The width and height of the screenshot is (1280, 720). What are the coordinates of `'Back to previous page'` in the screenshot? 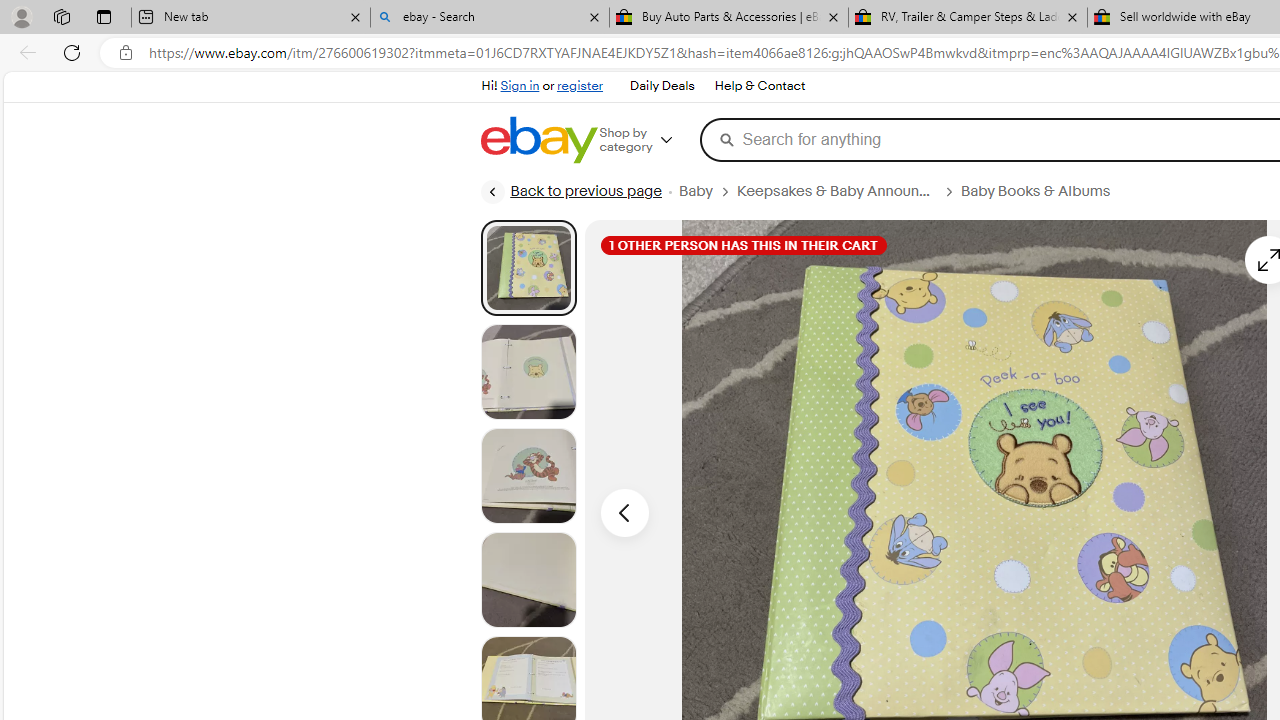 It's located at (569, 191).